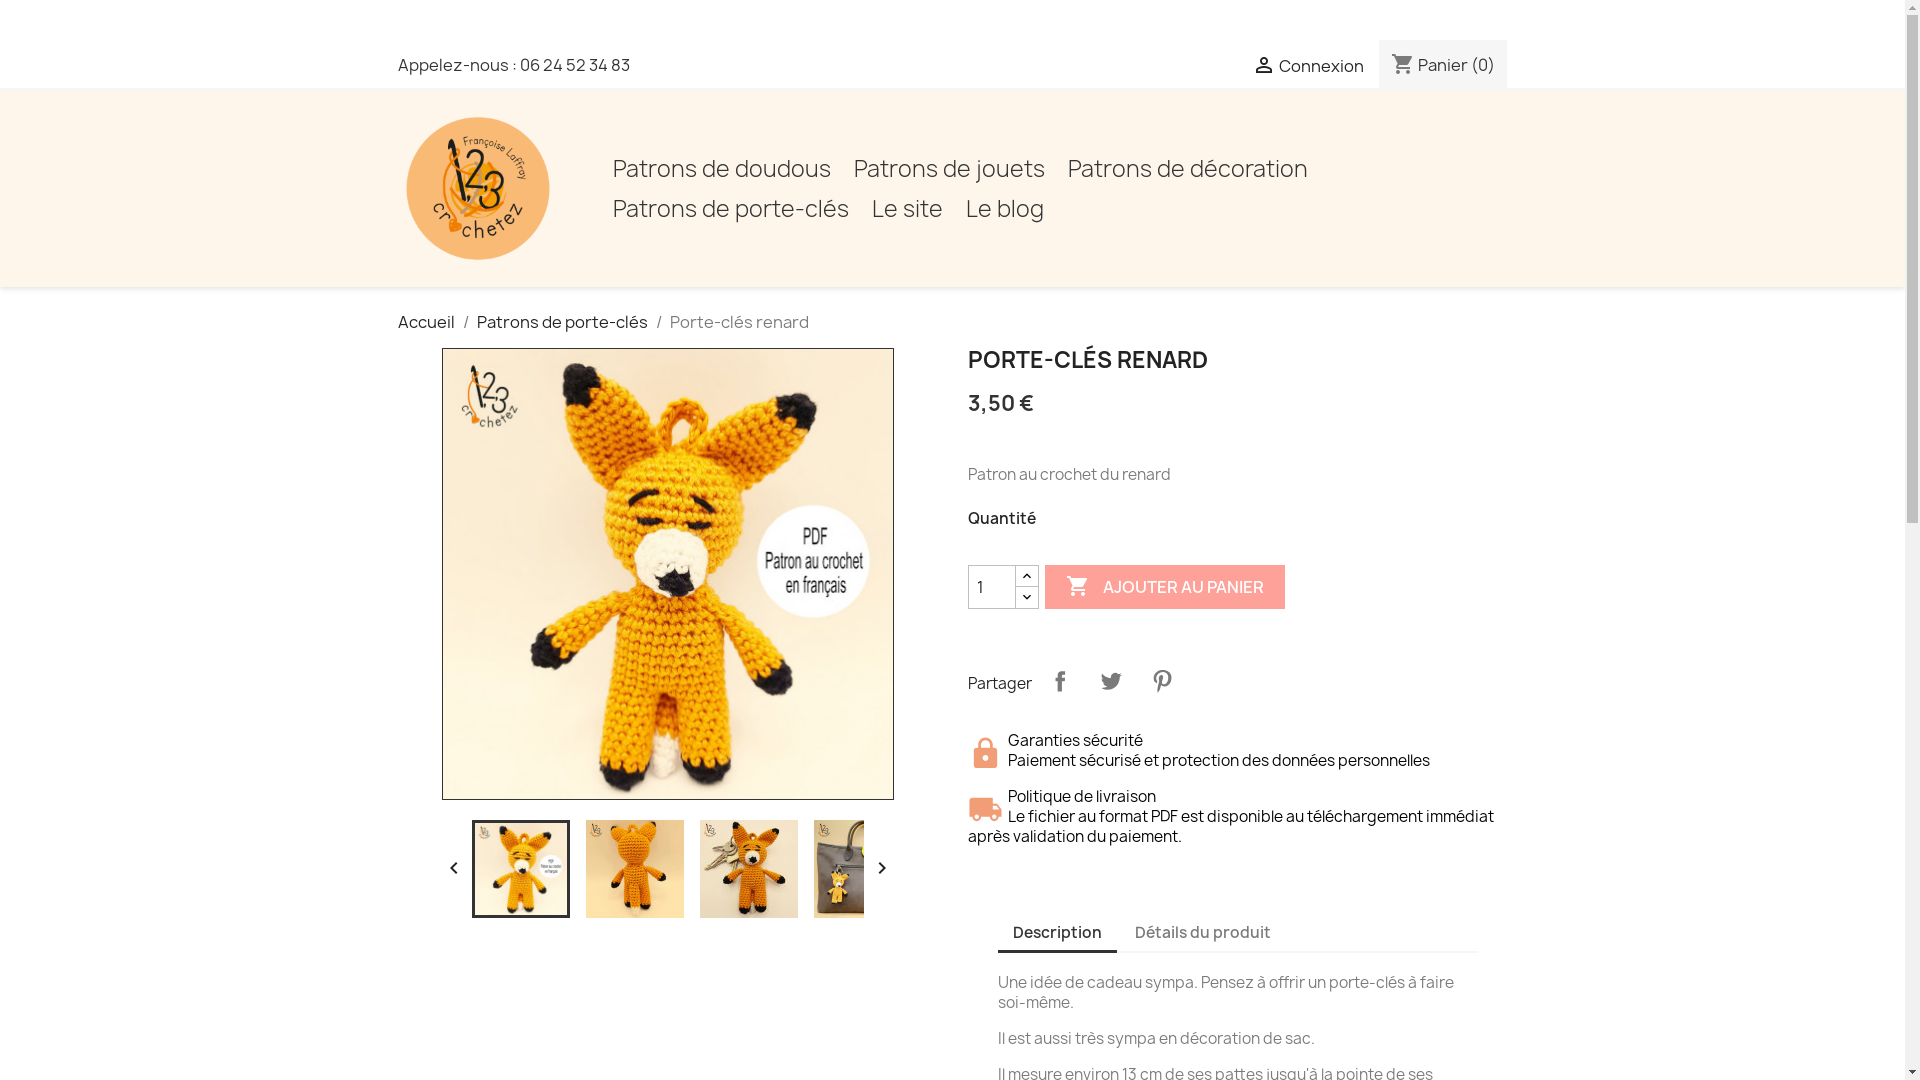 This screenshot has height=1080, width=1920. What do you see at coordinates (1108, 680) in the screenshot?
I see `'Tweet'` at bounding box center [1108, 680].